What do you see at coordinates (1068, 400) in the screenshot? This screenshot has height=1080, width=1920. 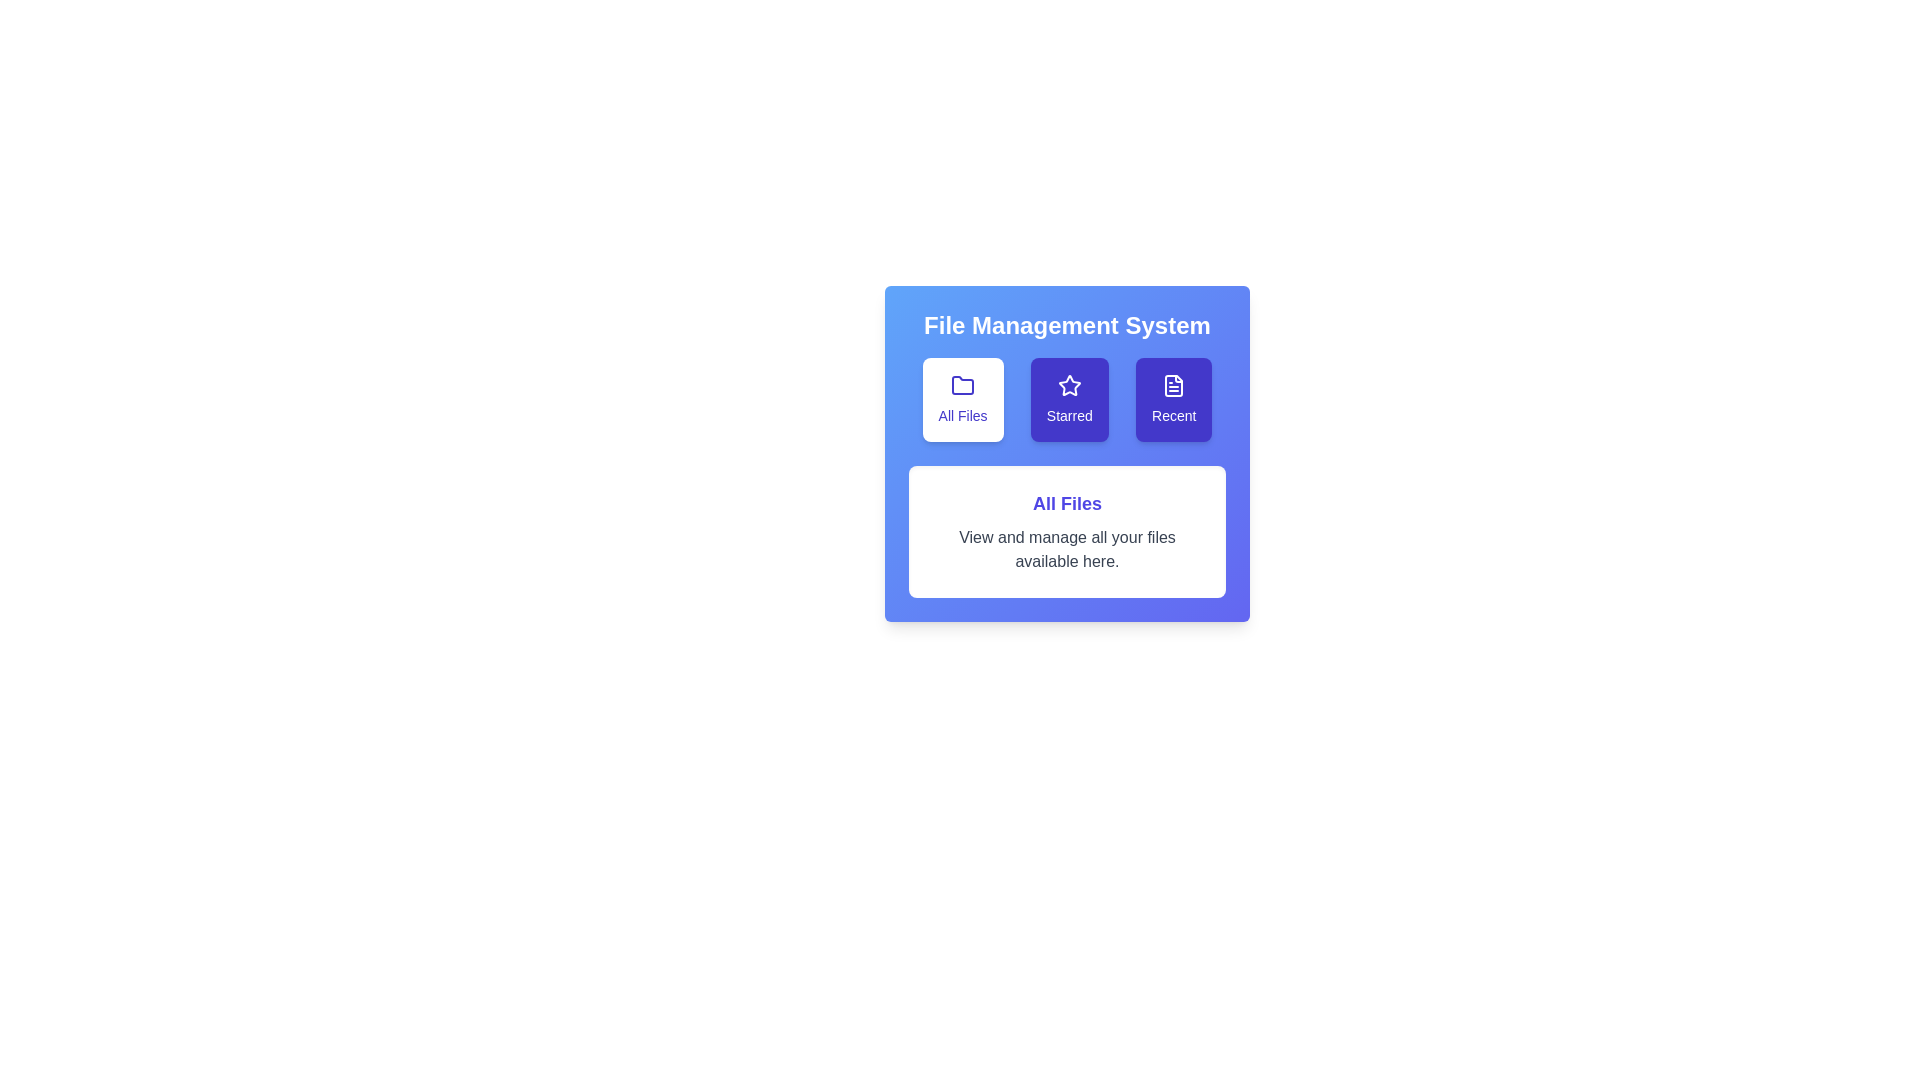 I see `the 'Starred' tab to display starred files` at bounding box center [1068, 400].